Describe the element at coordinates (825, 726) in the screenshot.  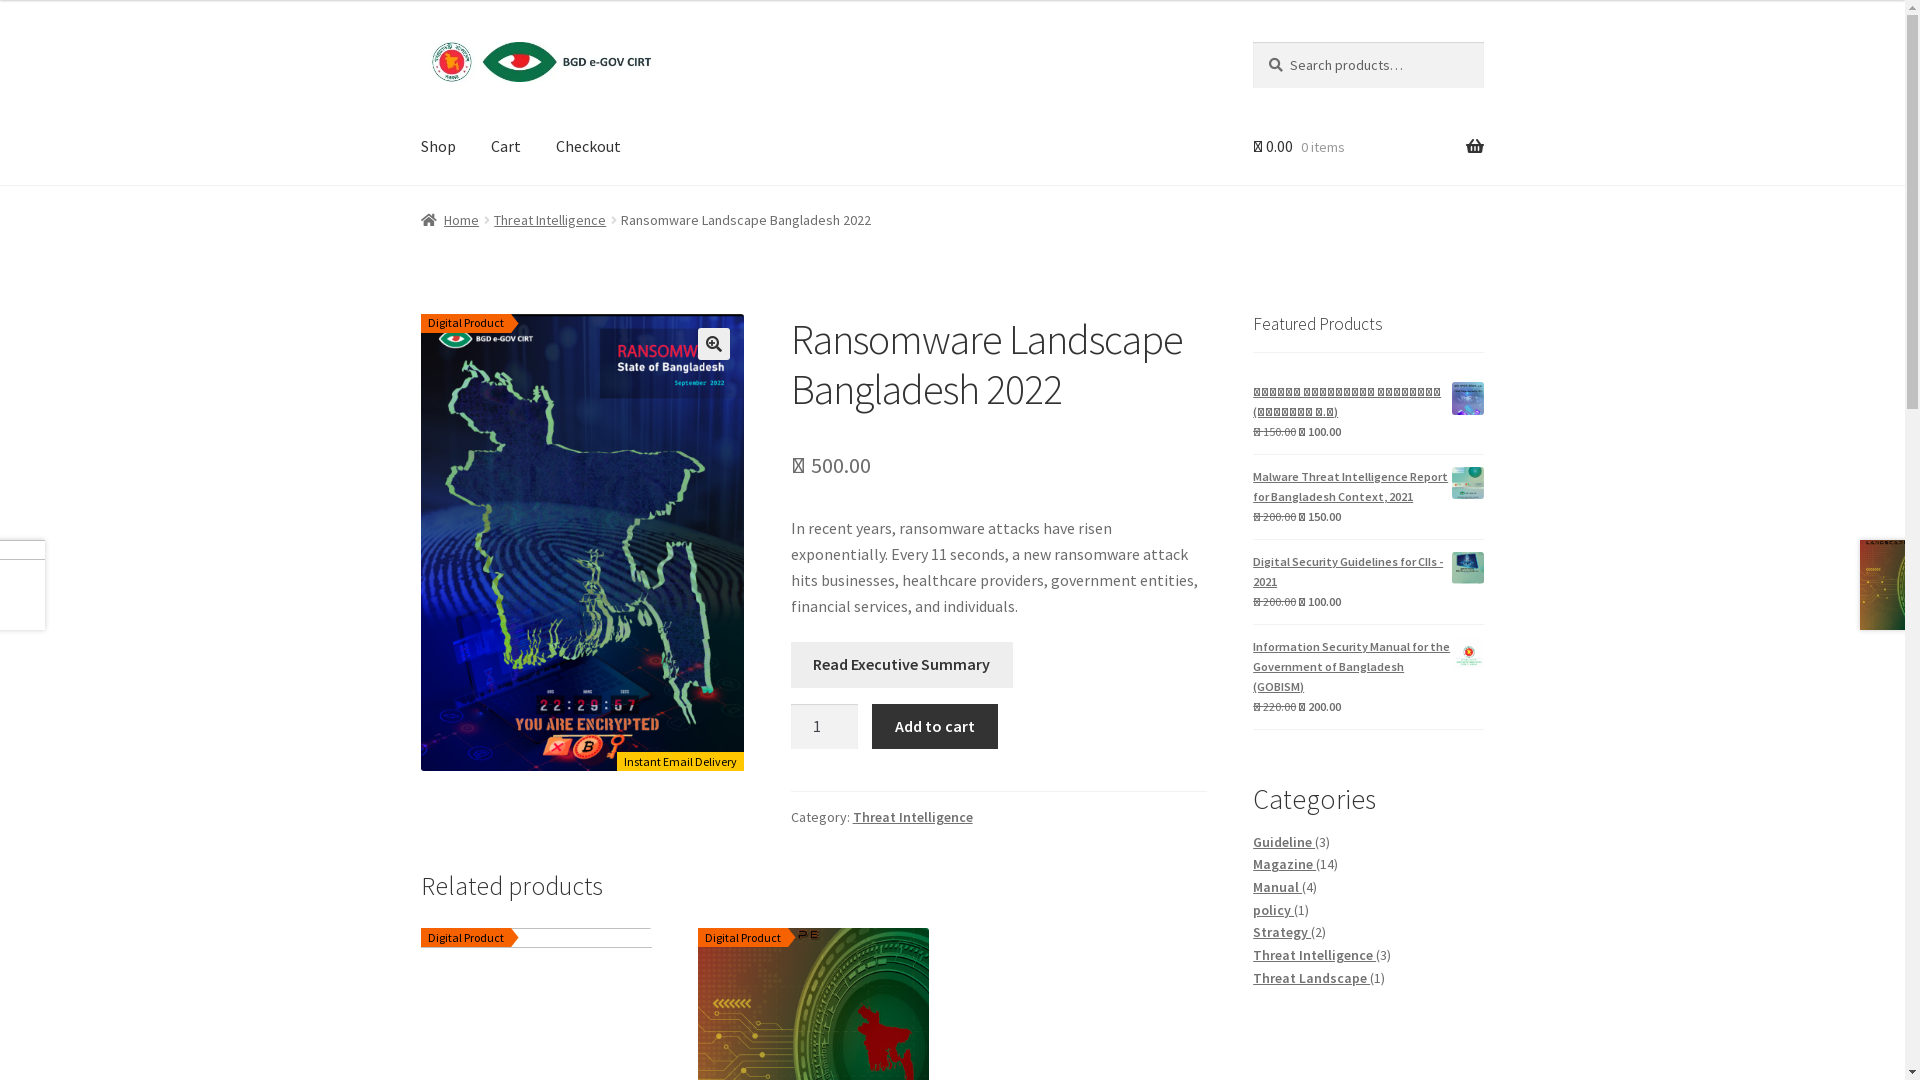
I see `'Qty'` at that location.